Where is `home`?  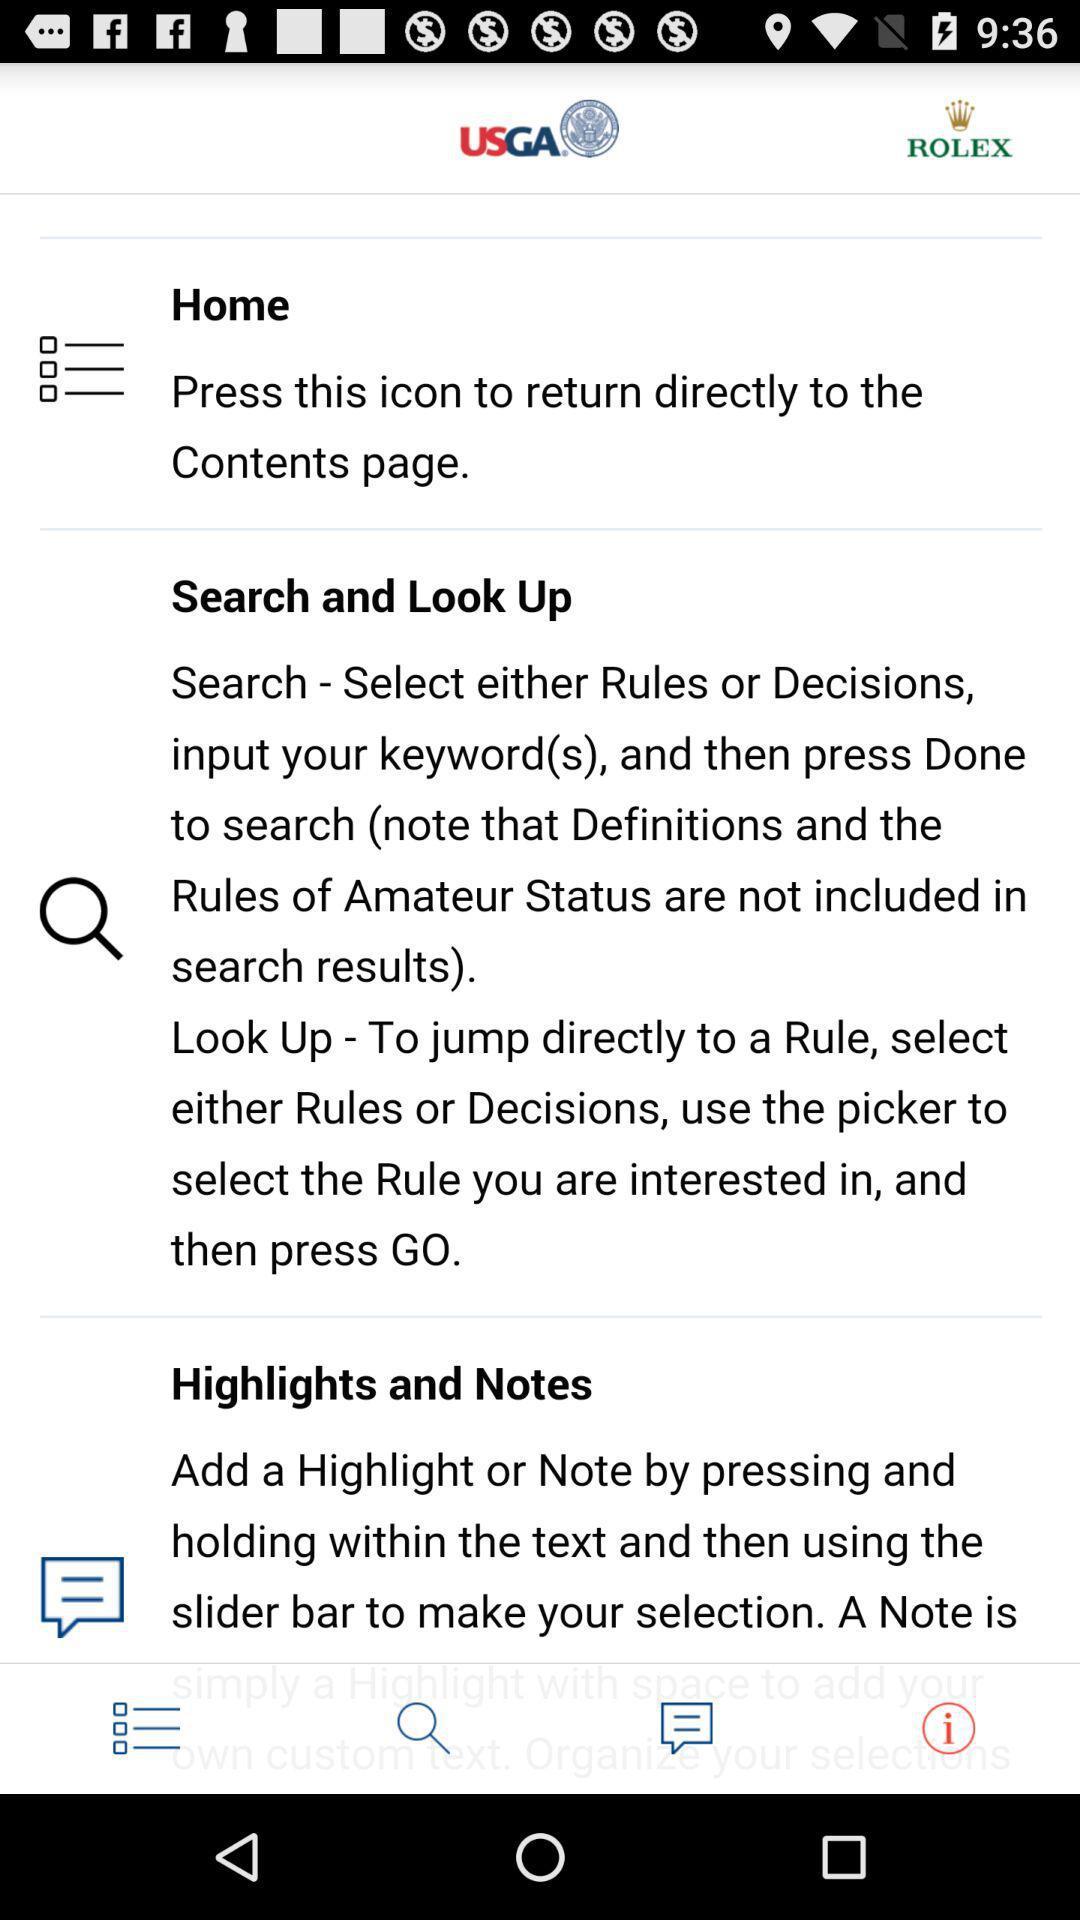
home is located at coordinates (145, 1727).